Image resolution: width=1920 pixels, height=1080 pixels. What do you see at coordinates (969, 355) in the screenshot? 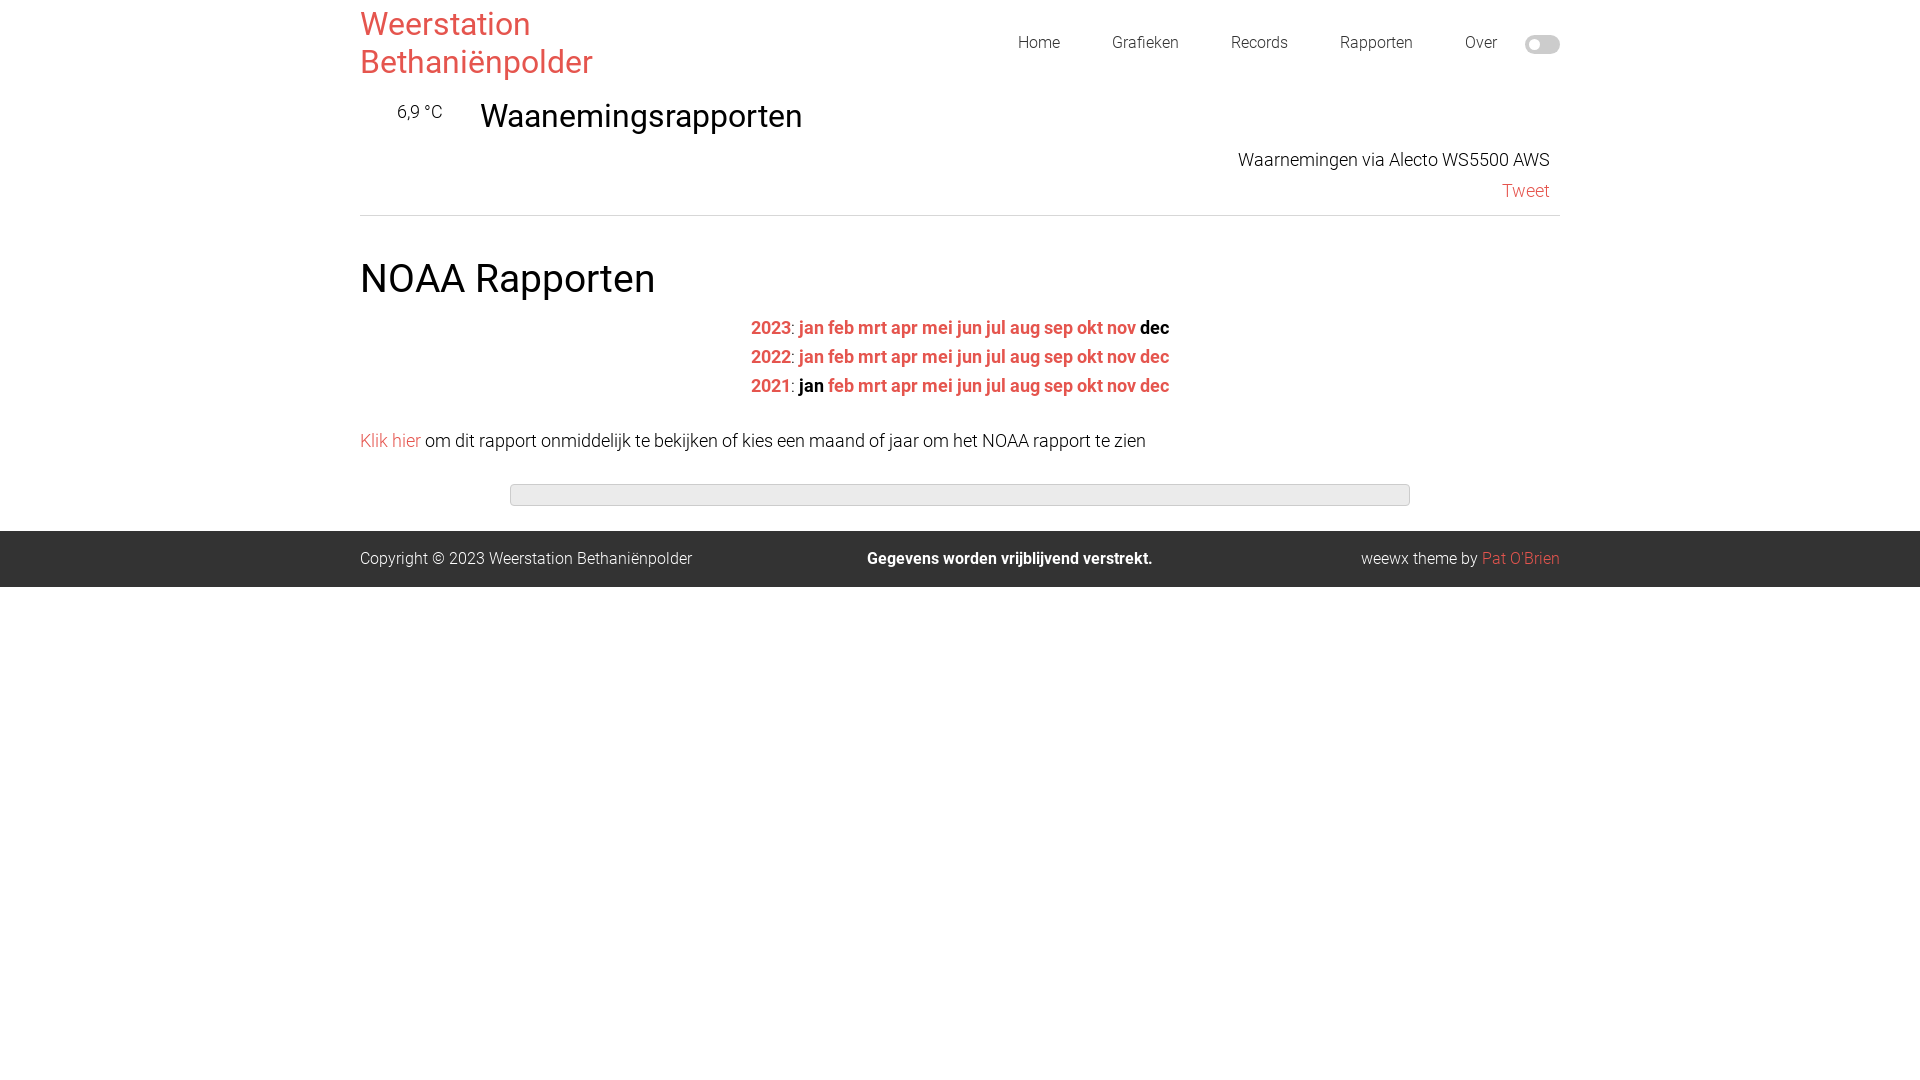
I see `'jun'` at bounding box center [969, 355].